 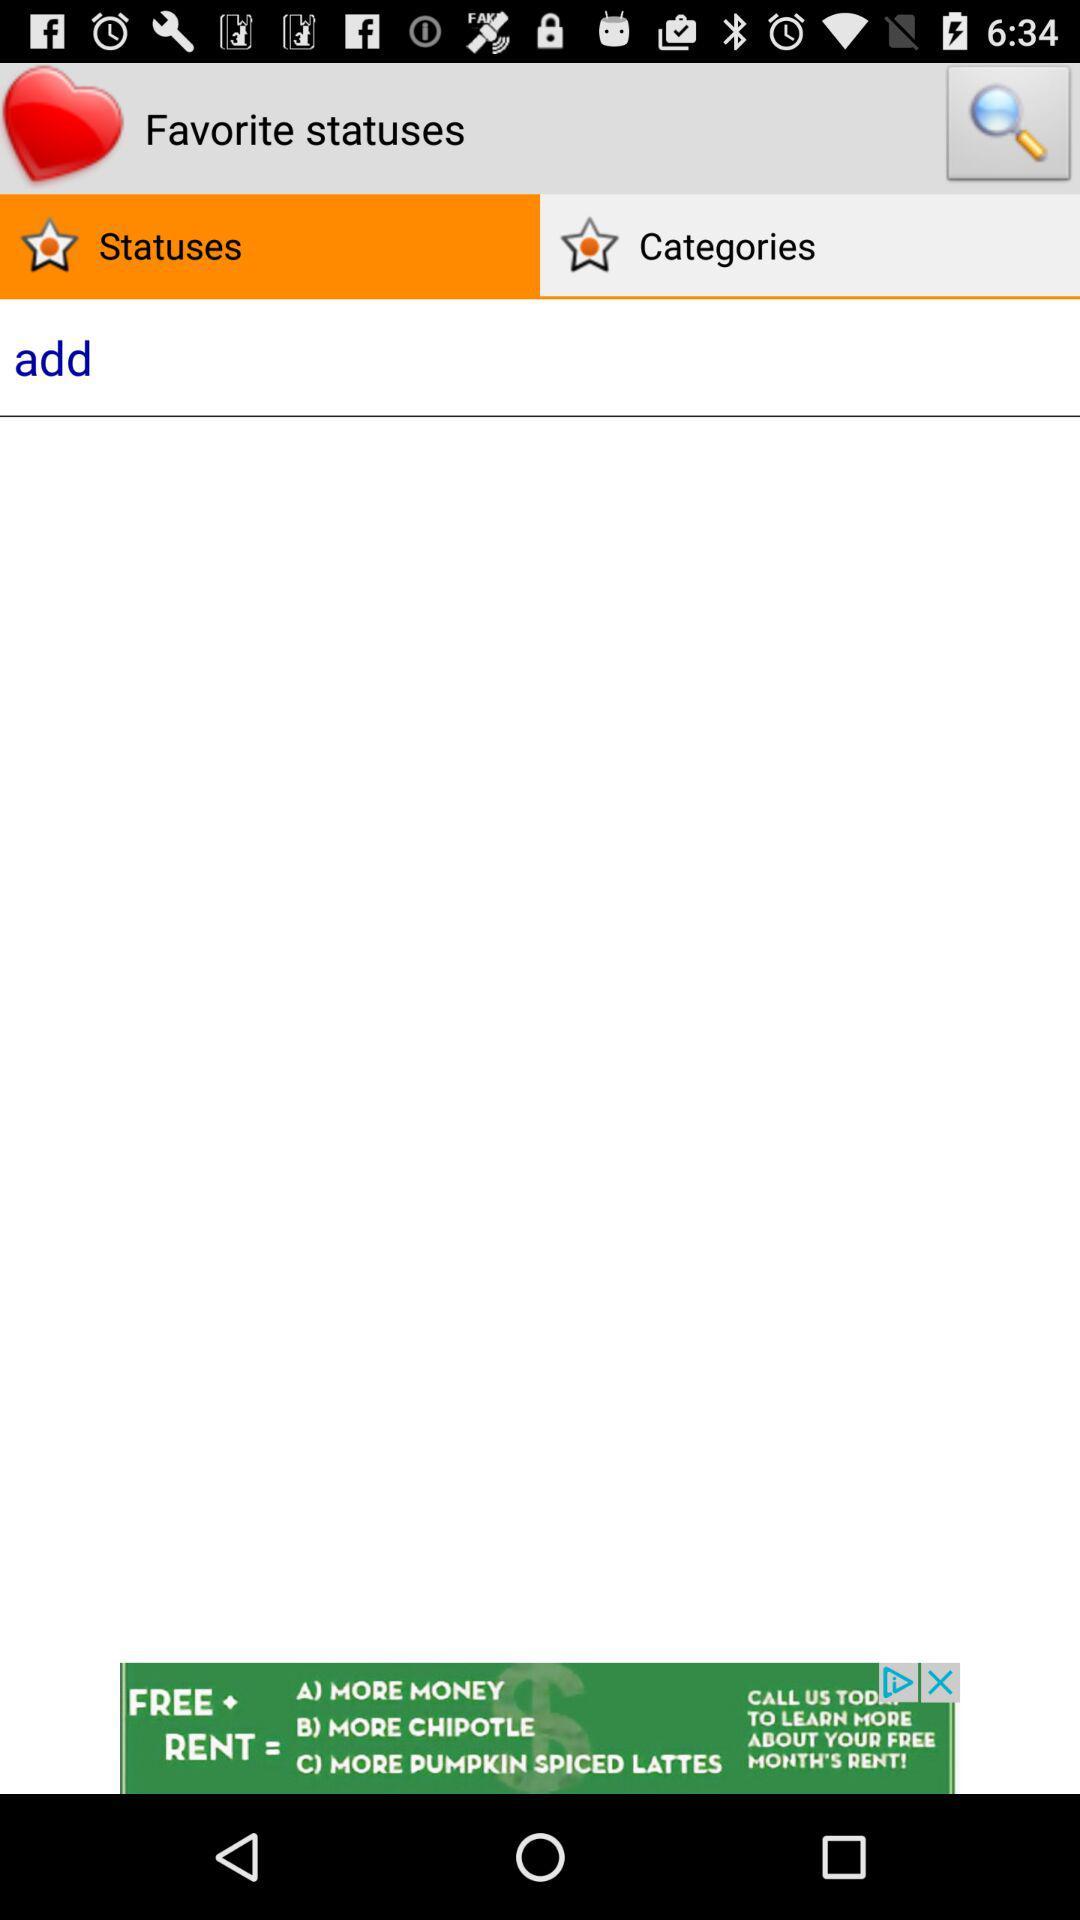 What do you see at coordinates (540, 1727) in the screenshot?
I see `open webpage of displayed advertisement` at bounding box center [540, 1727].